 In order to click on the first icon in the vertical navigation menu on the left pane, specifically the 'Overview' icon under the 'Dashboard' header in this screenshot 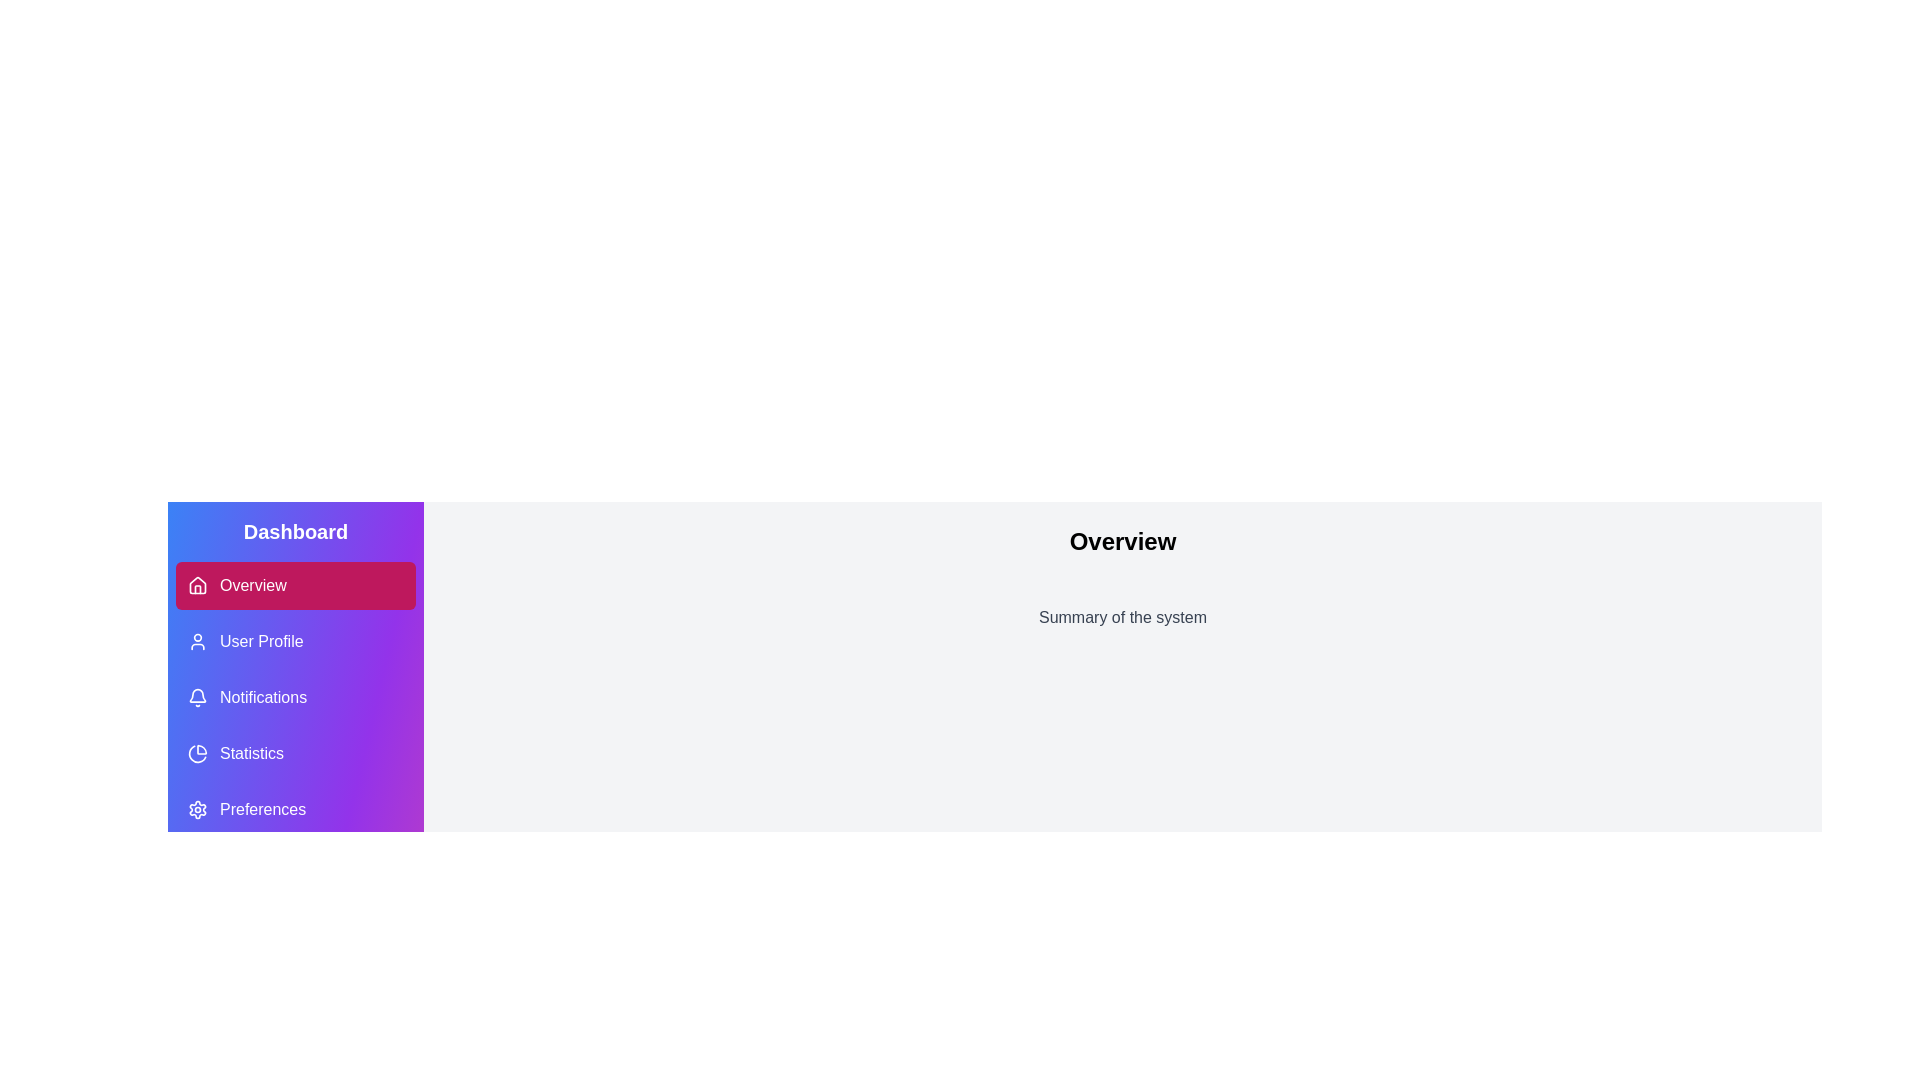, I will do `click(197, 585)`.